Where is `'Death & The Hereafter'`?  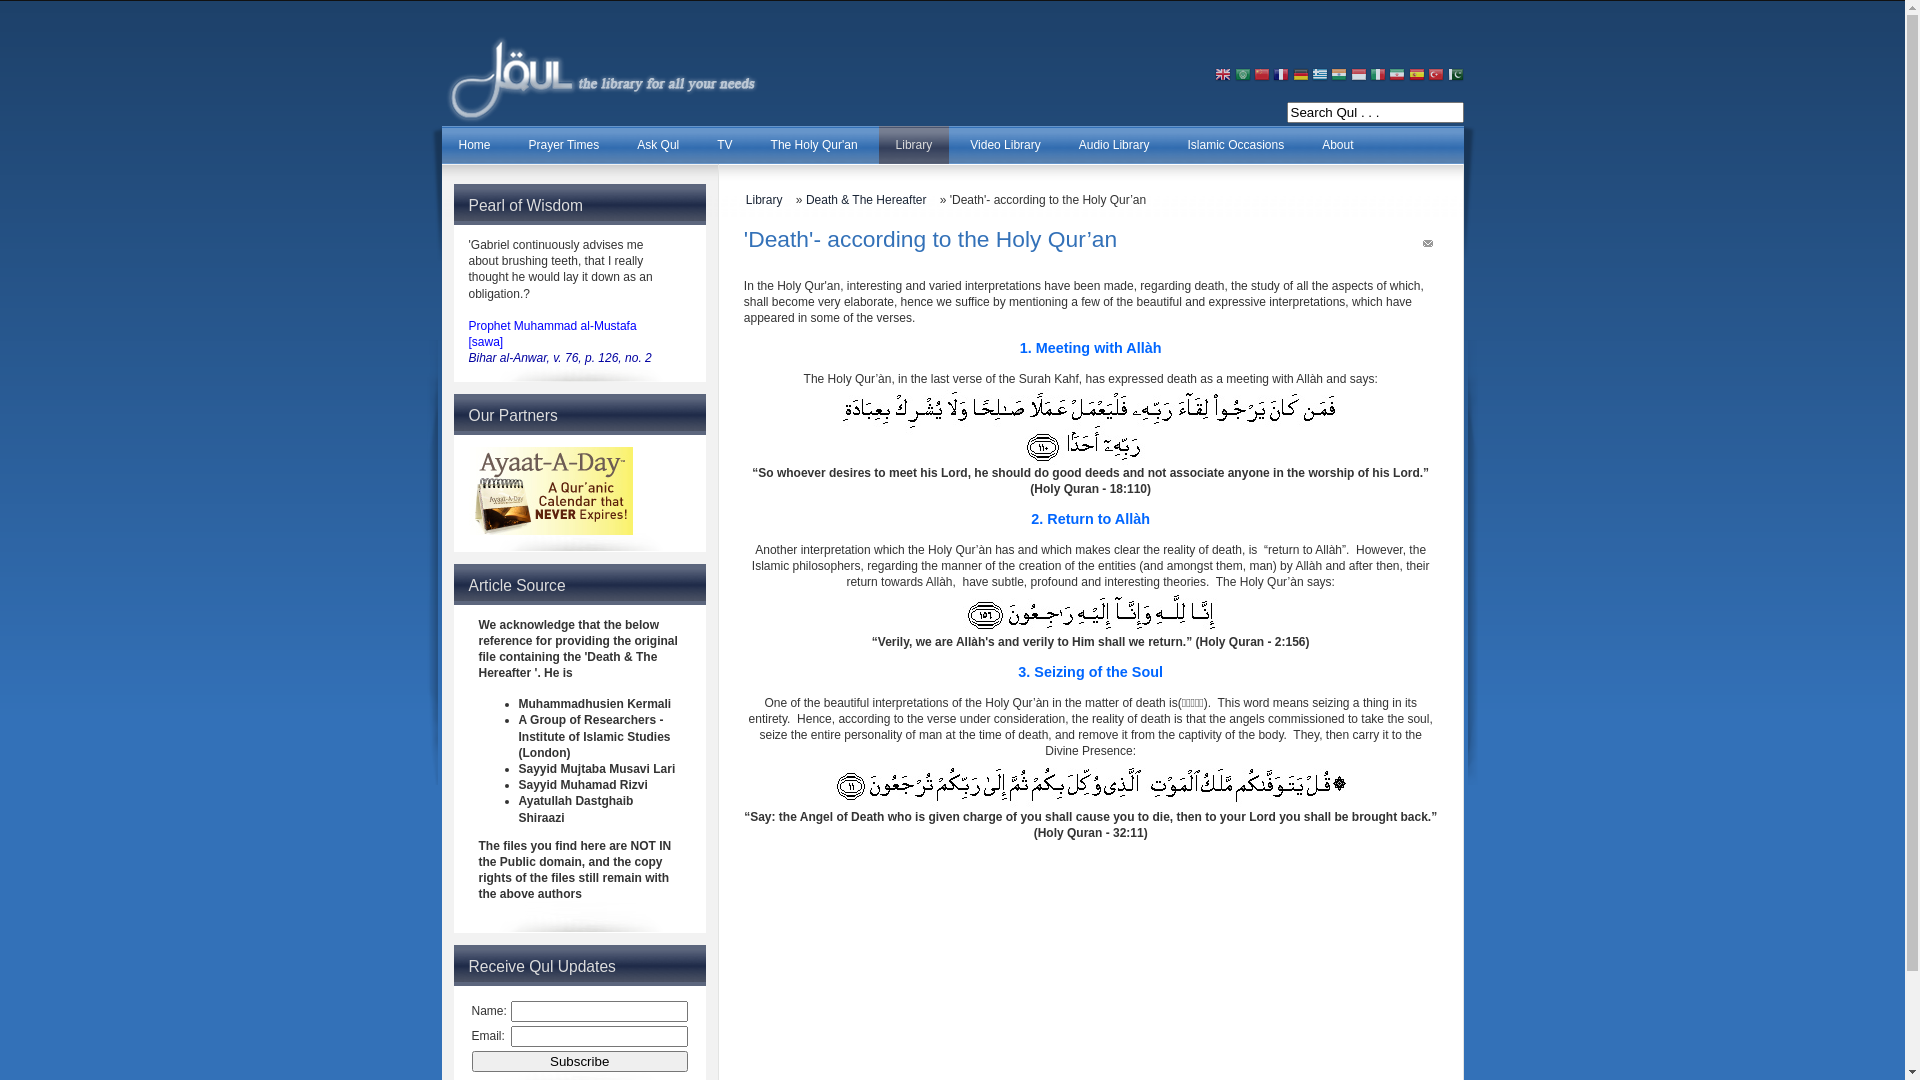 'Death & The Hereafter' is located at coordinates (871, 200).